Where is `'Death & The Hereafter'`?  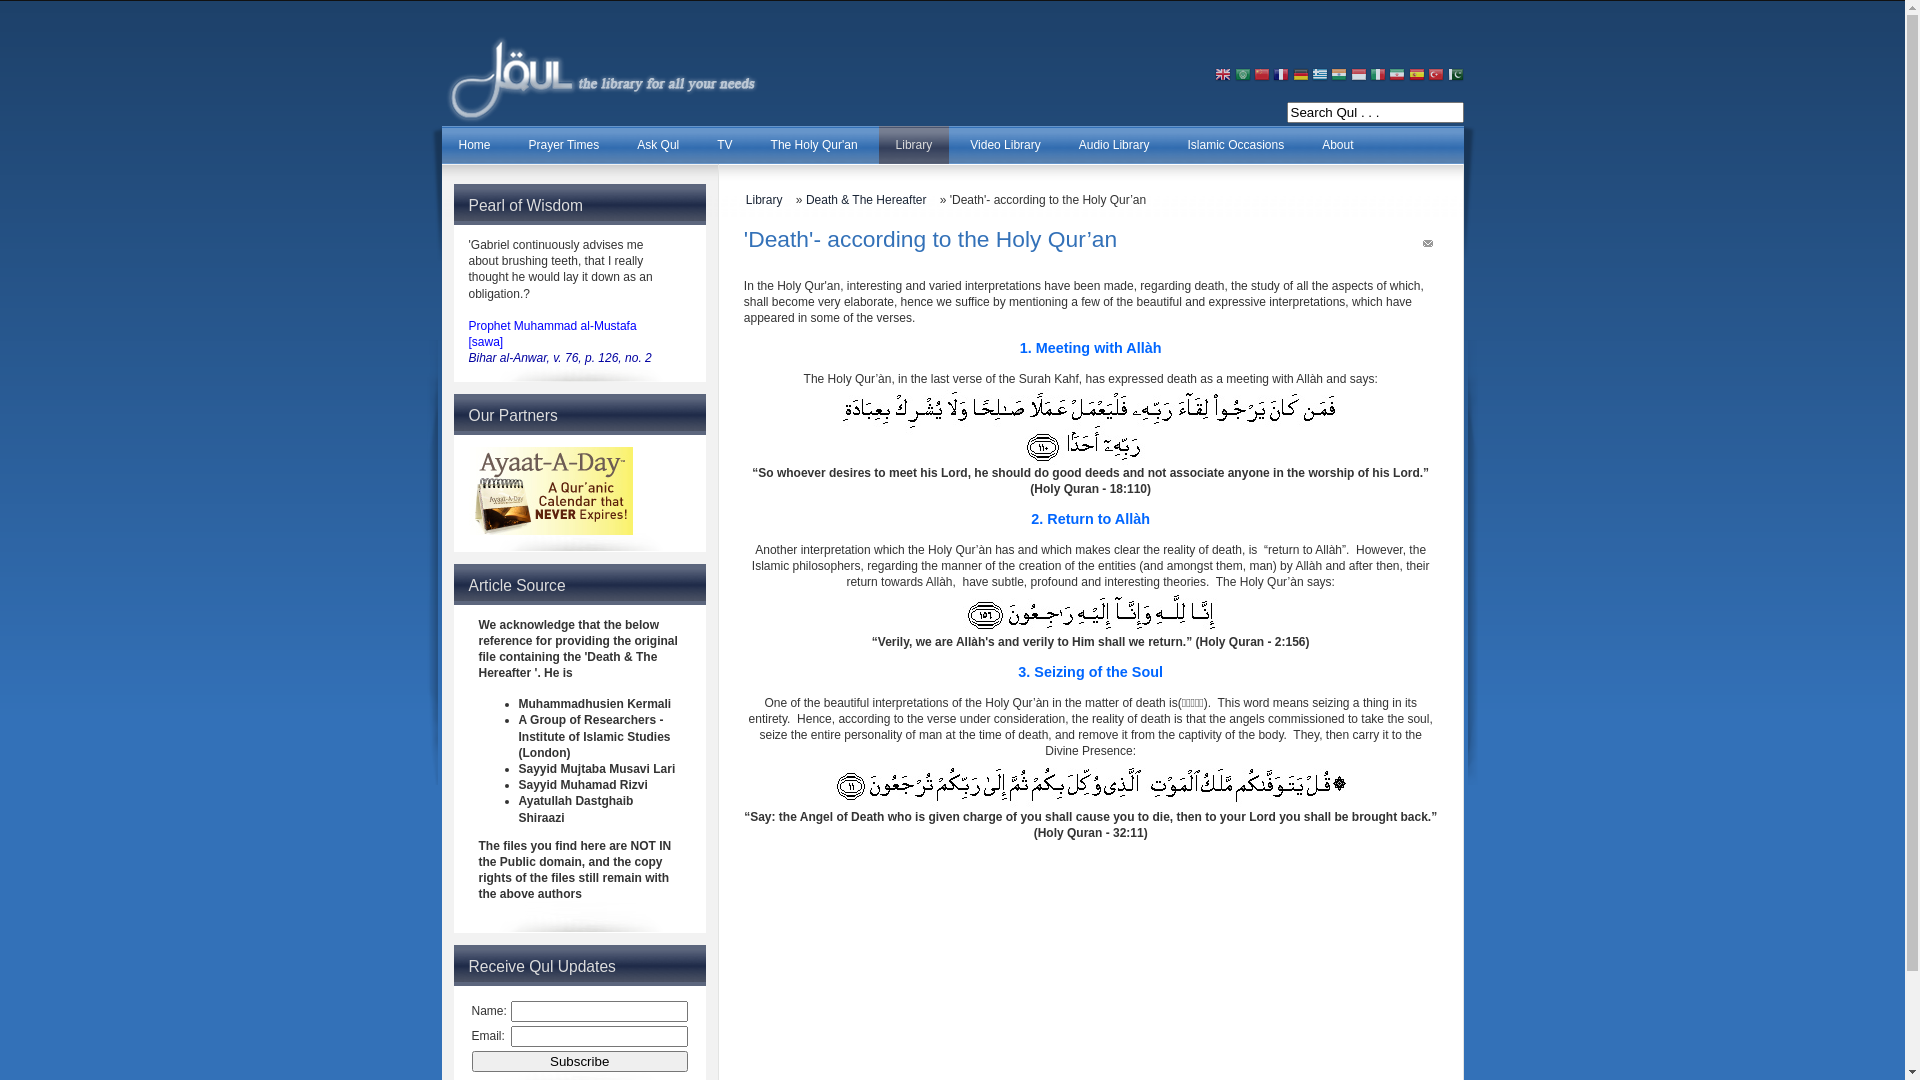 'Death & The Hereafter' is located at coordinates (871, 200).